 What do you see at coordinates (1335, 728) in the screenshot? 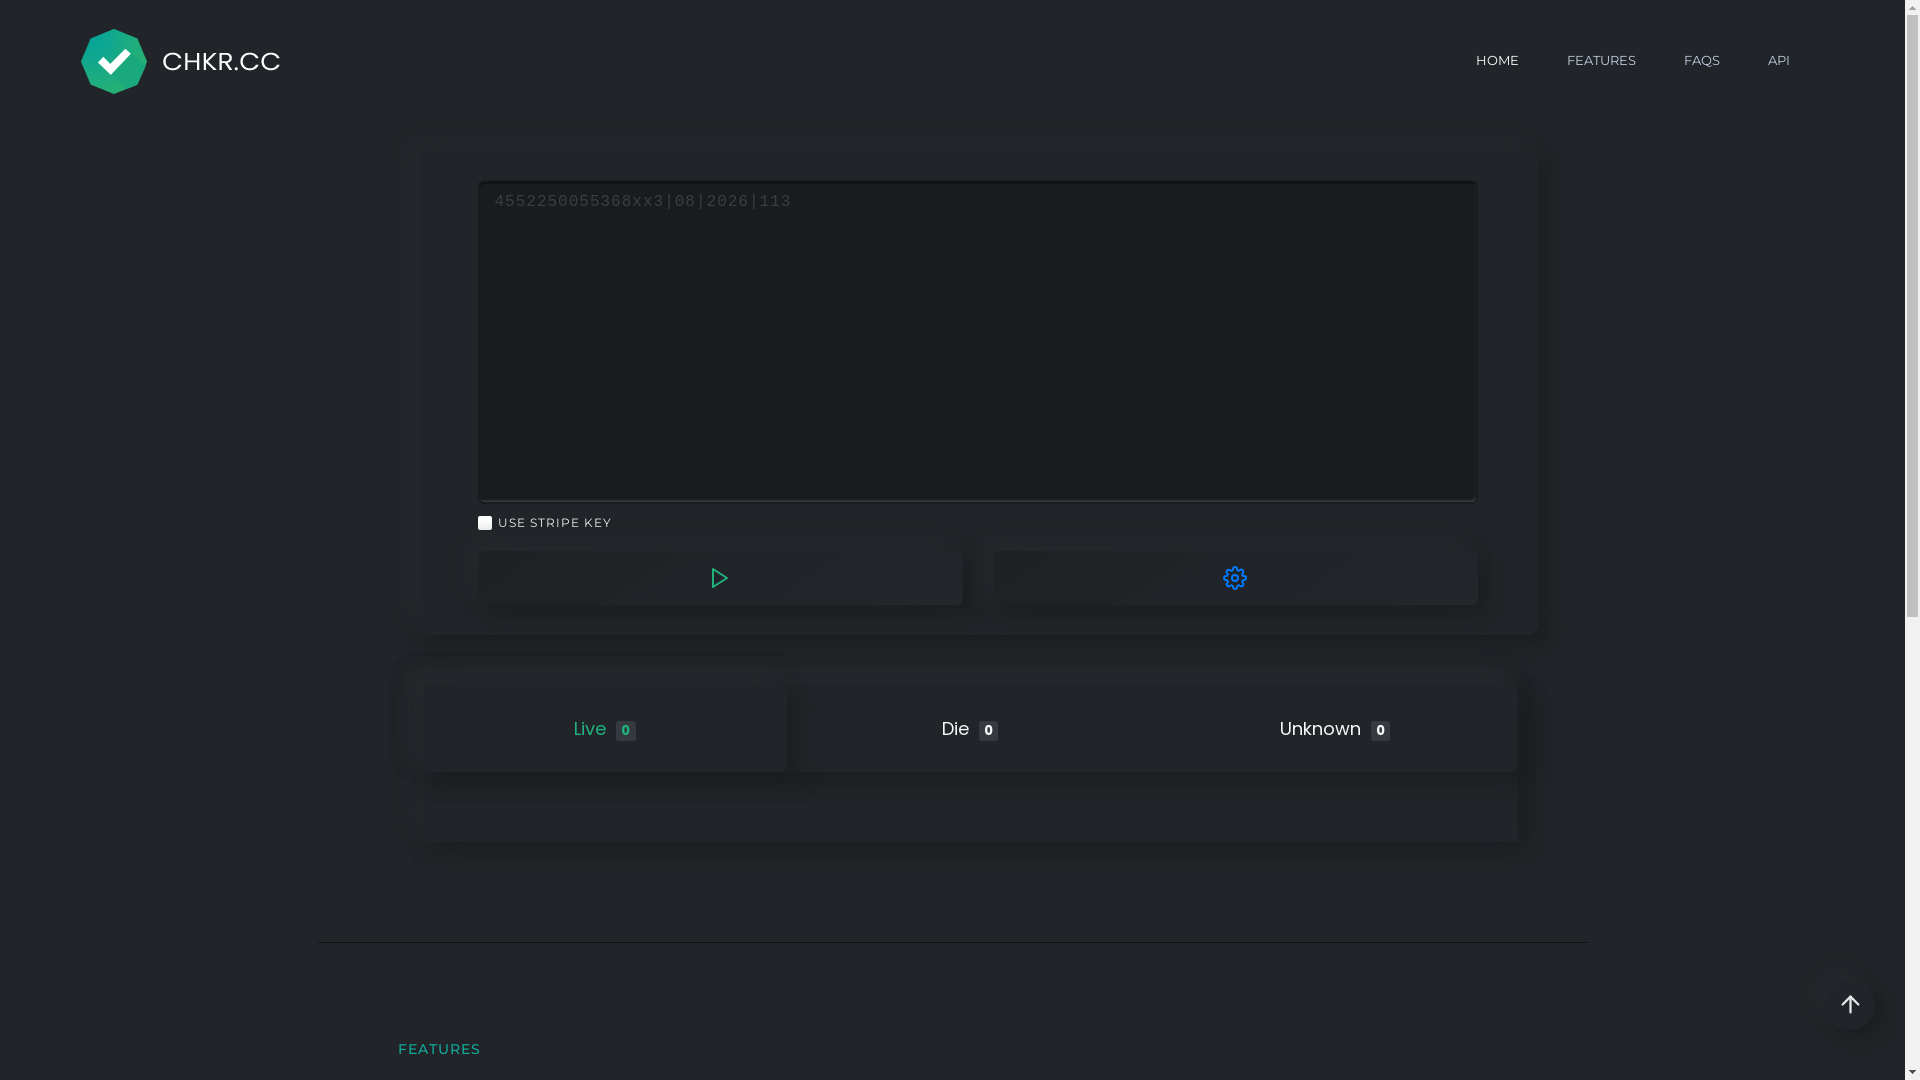
I see `'Unknown0'` at bounding box center [1335, 728].